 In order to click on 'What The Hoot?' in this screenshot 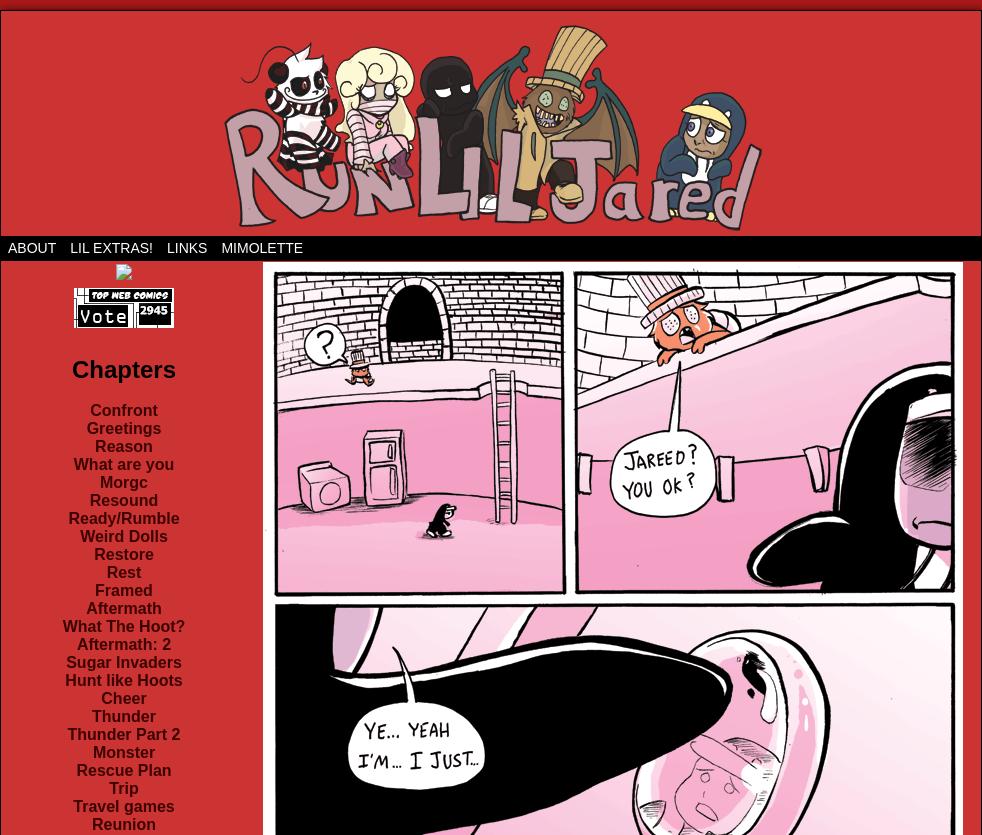, I will do `click(122, 625)`.